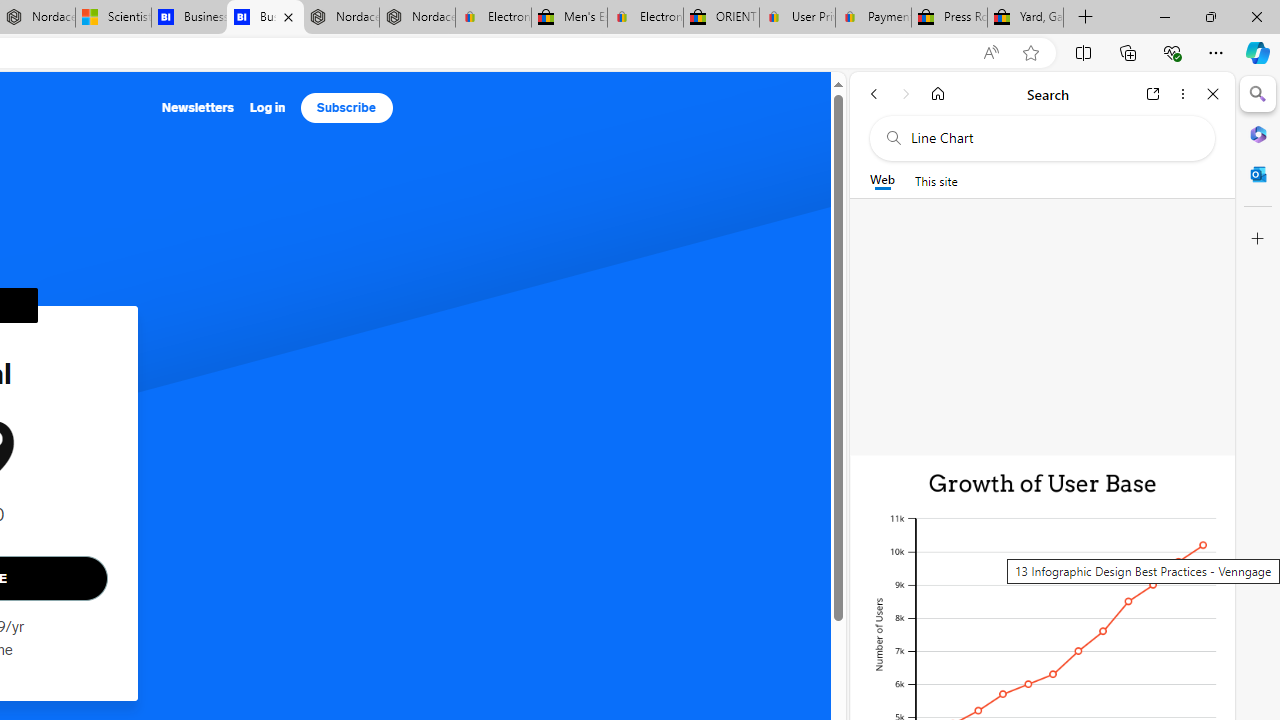  Describe the element at coordinates (266, 108) in the screenshot. I see `'Log in'` at that location.